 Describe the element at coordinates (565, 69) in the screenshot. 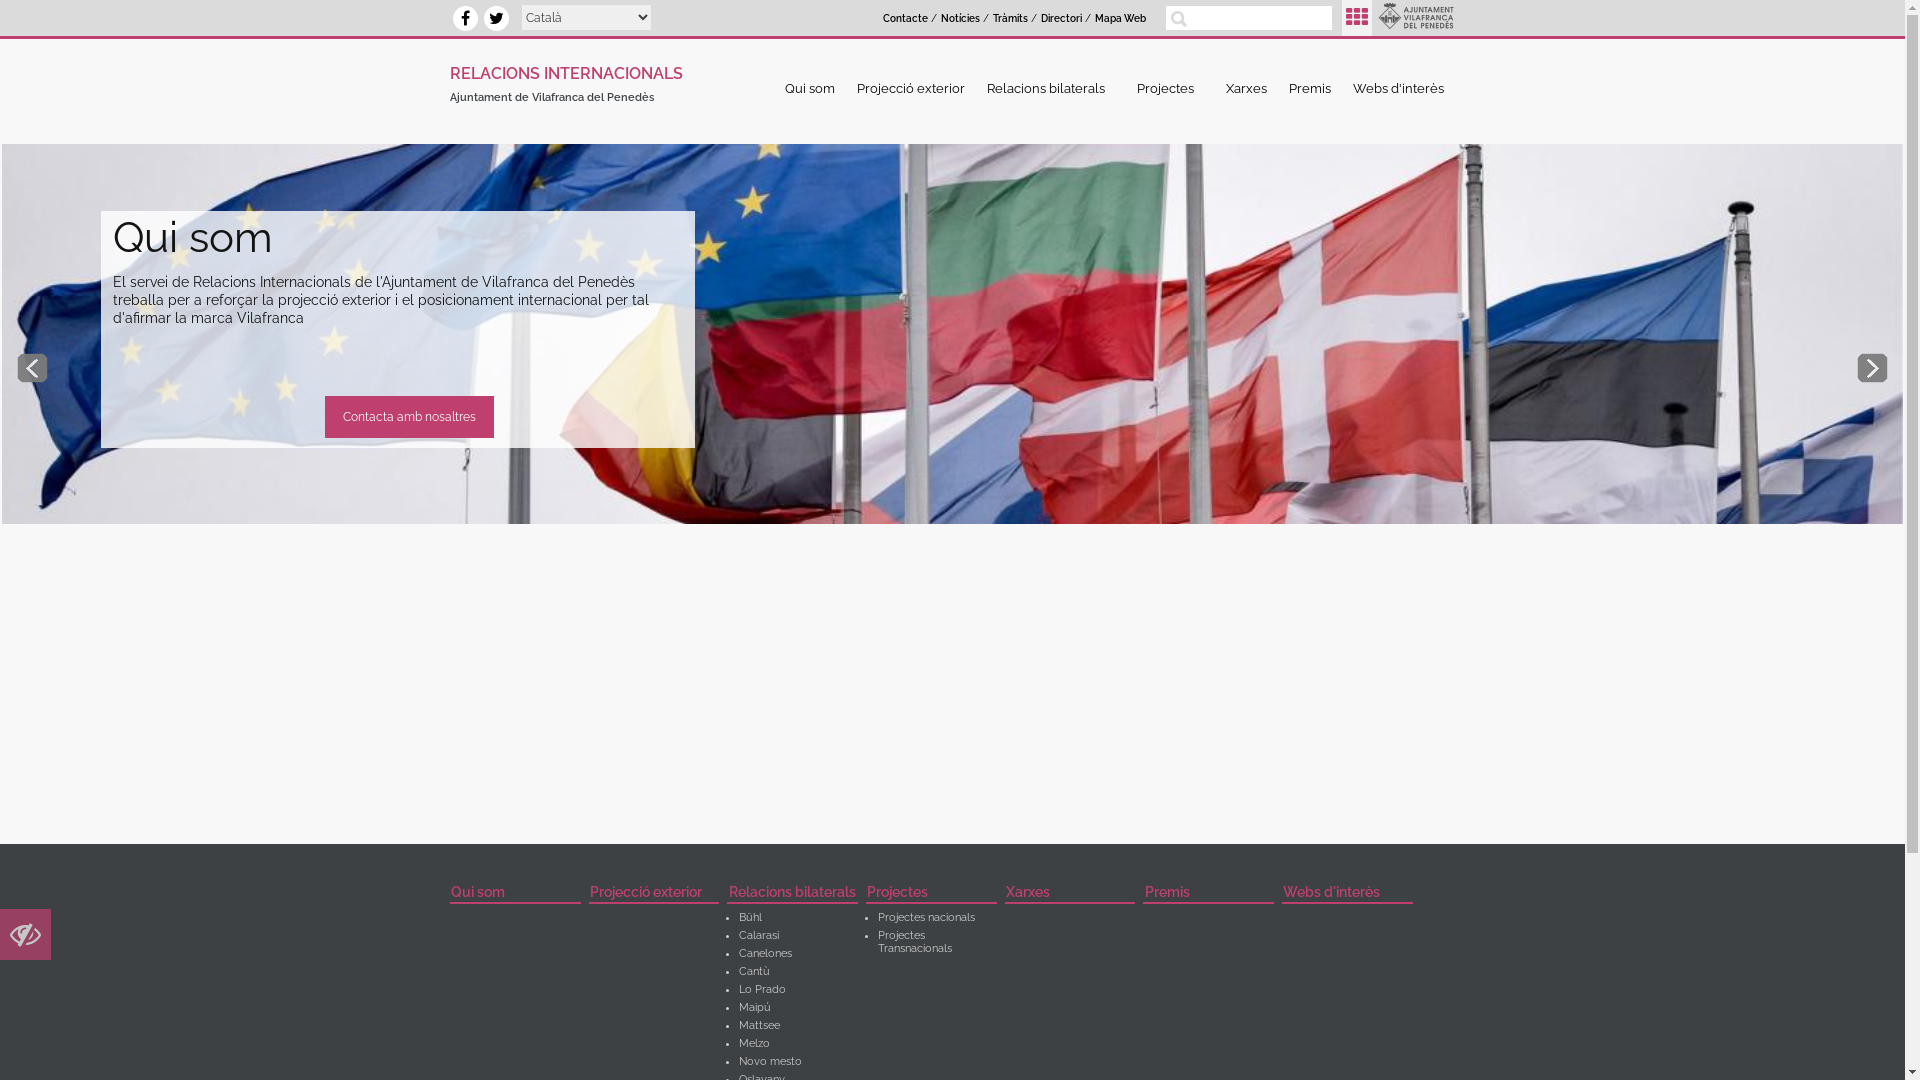

I see `'RELACIONS INTERNACIONALS'` at that location.